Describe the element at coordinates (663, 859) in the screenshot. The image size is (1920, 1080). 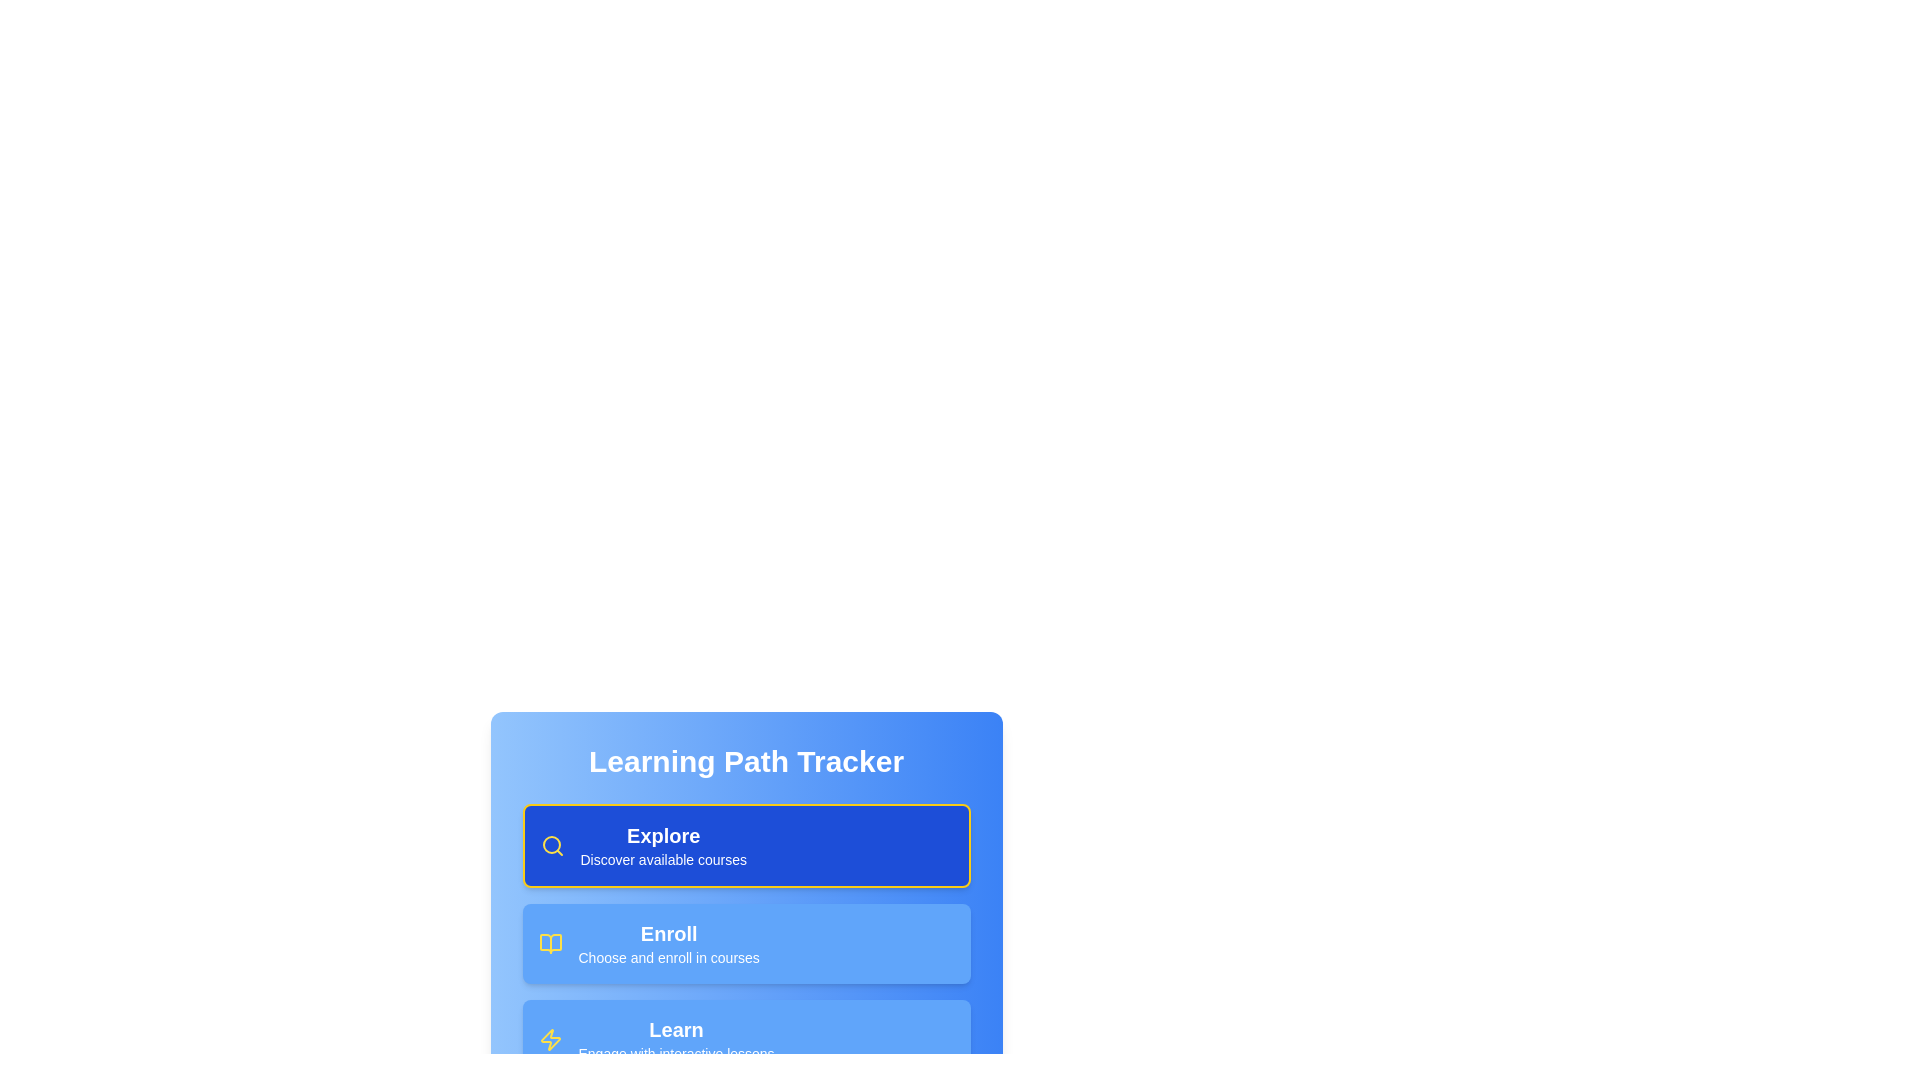
I see `the supporting text label located below the main title 'Explore' in the 'Explore' section of the interface` at that location.